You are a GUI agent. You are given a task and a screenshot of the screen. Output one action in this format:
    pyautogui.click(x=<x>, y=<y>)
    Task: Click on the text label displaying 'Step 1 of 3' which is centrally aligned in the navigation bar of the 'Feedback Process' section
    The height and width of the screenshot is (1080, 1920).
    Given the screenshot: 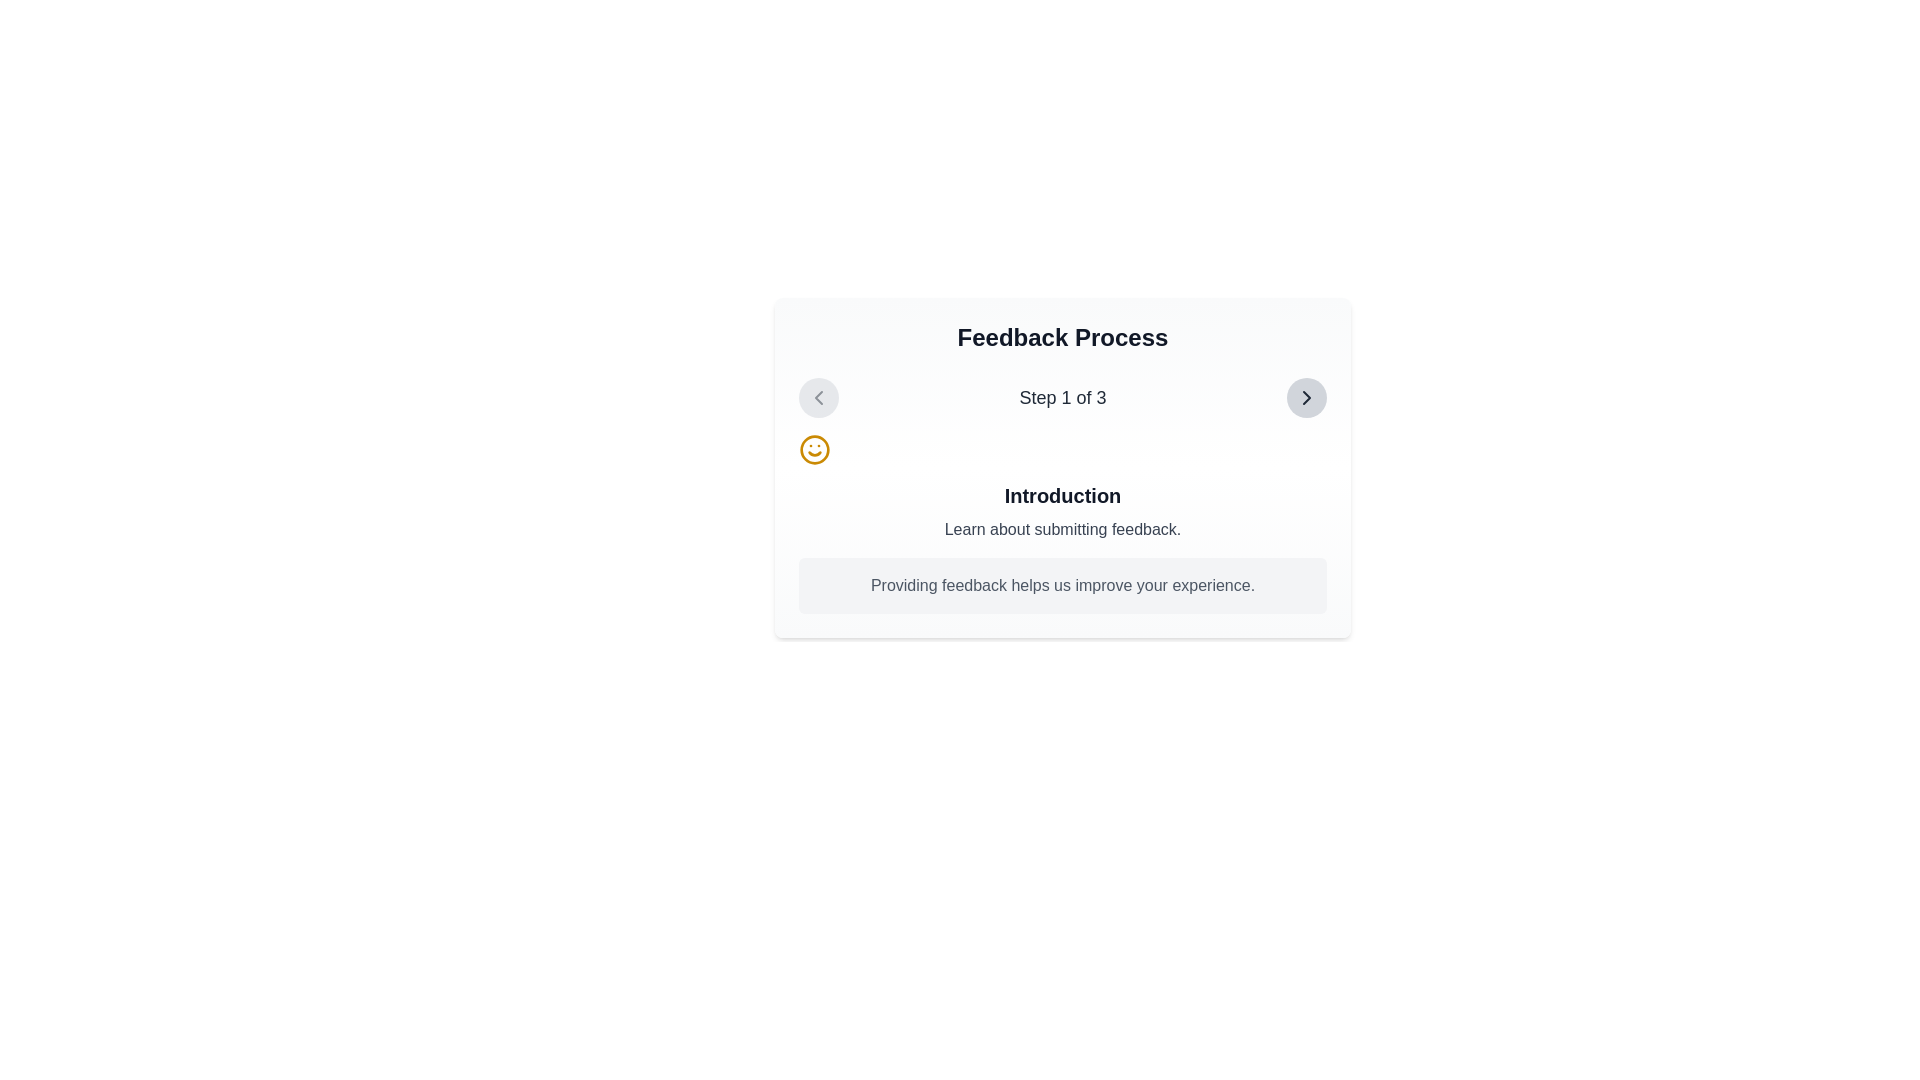 What is the action you would take?
    pyautogui.click(x=1061, y=397)
    